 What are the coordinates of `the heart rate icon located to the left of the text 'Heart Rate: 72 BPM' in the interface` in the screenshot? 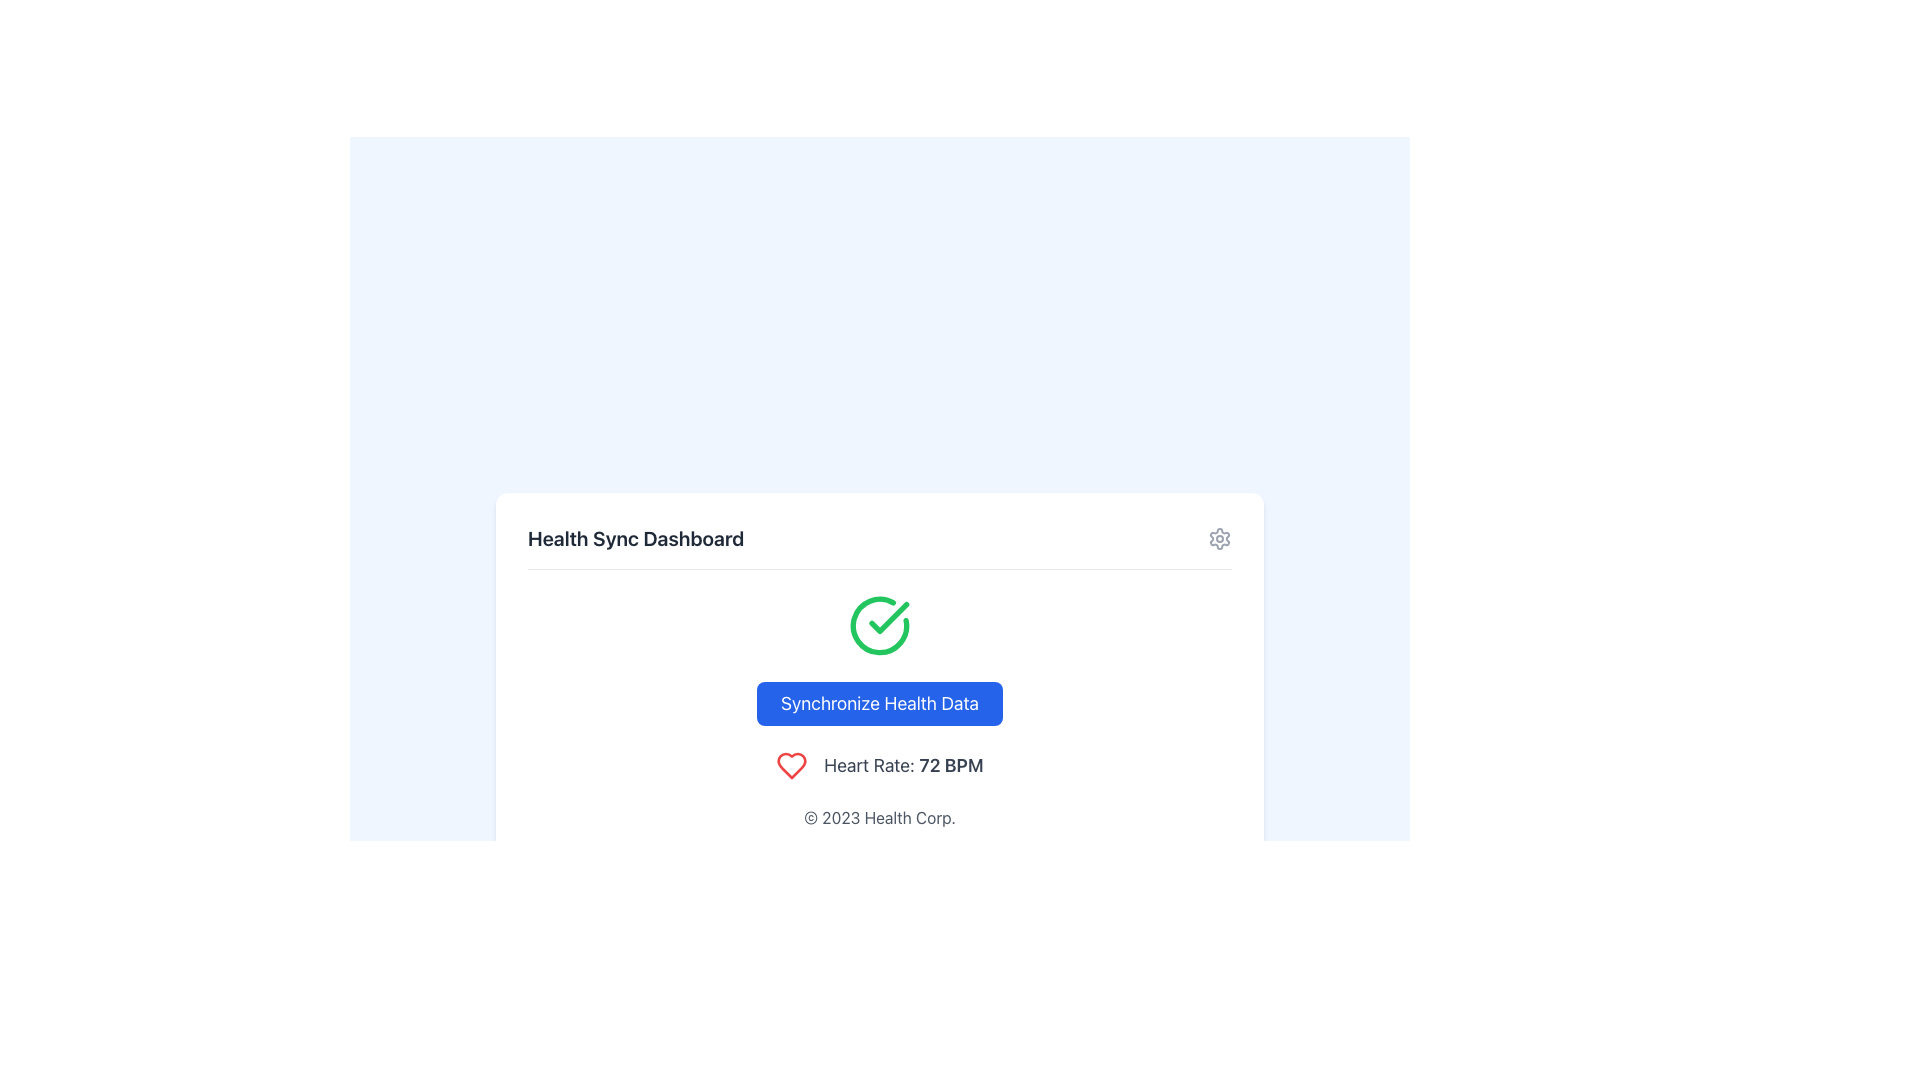 It's located at (791, 765).